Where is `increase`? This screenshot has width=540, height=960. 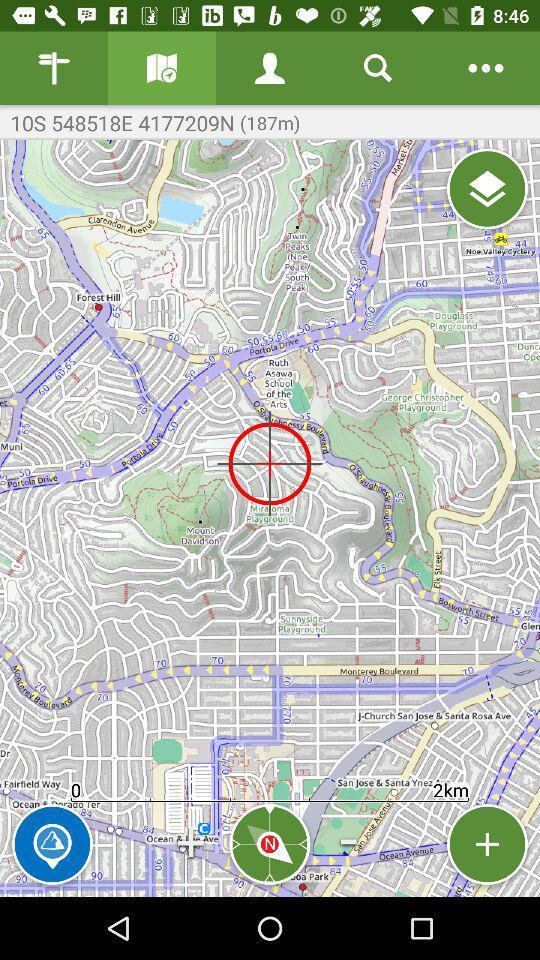 increase is located at coordinates (486, 843).